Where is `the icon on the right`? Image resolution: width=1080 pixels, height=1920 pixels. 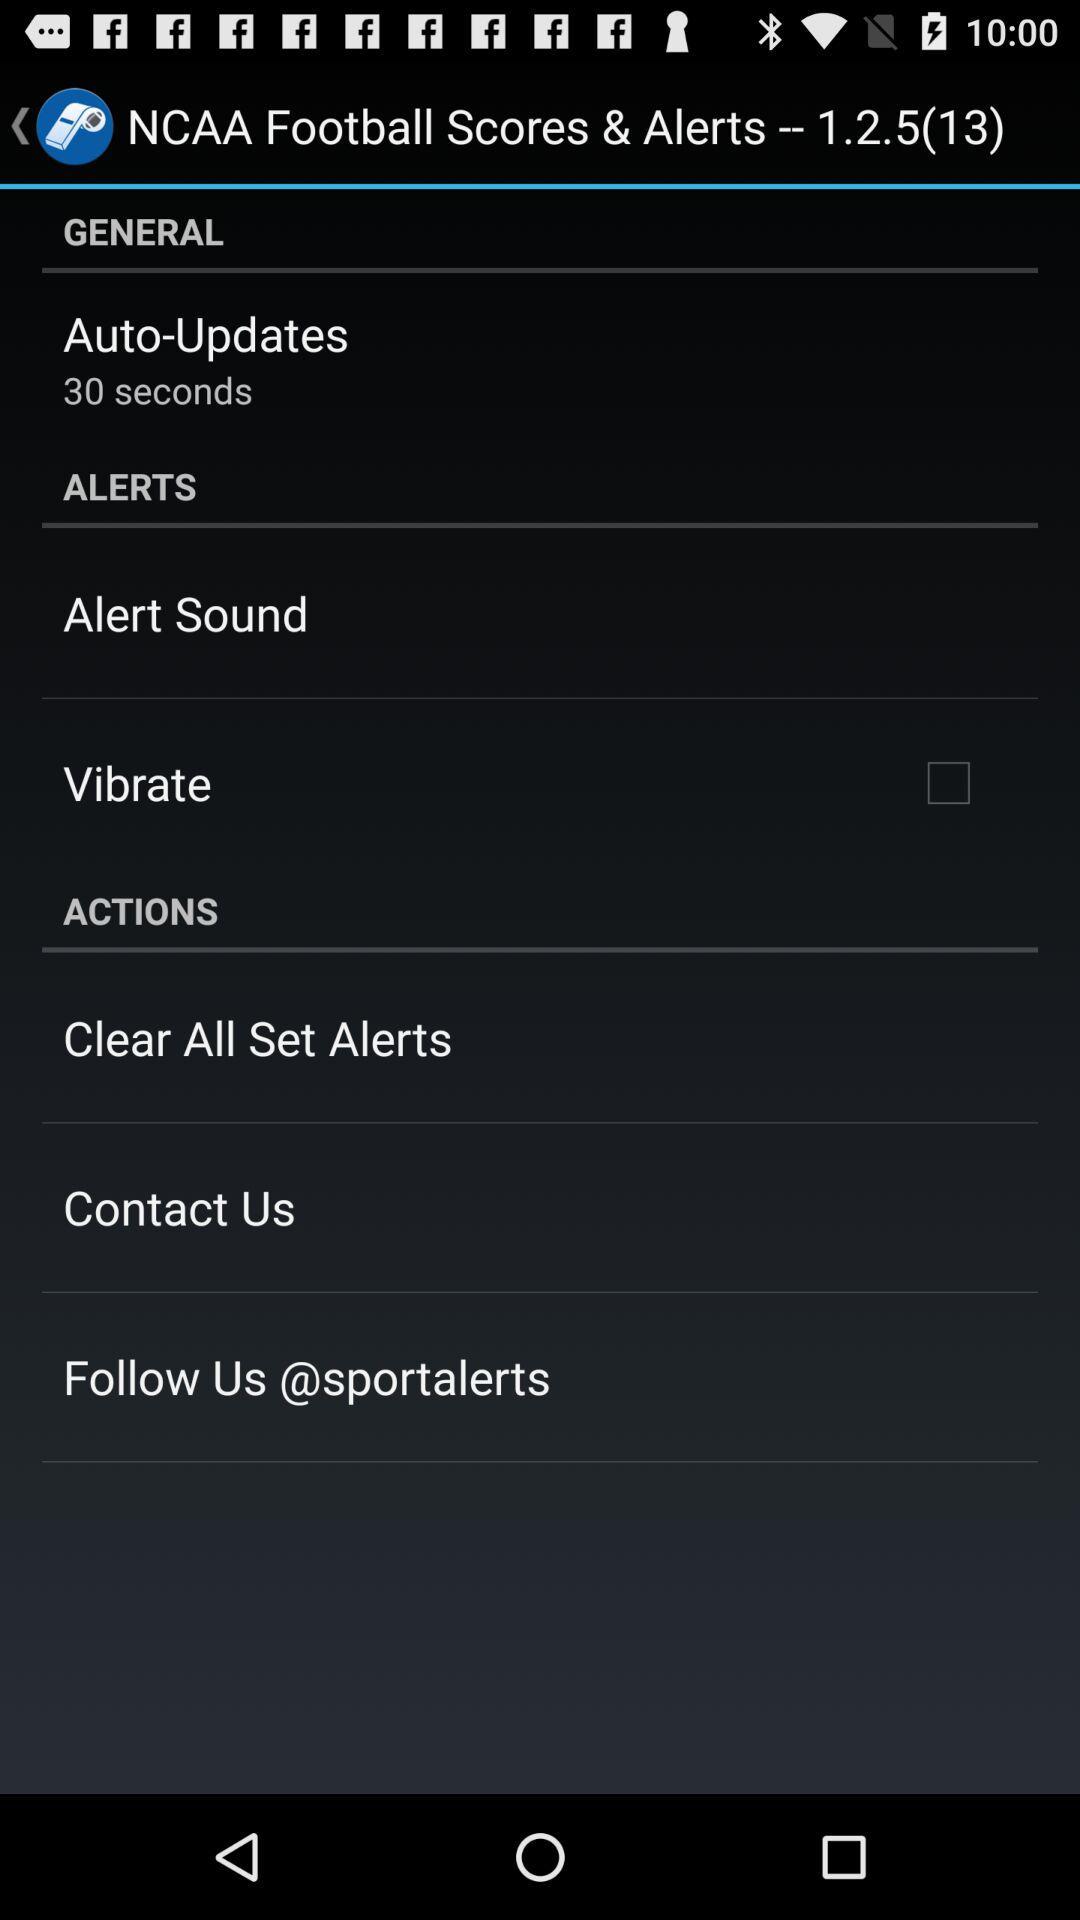 the icon on the right is located at coordinates (947, 781).